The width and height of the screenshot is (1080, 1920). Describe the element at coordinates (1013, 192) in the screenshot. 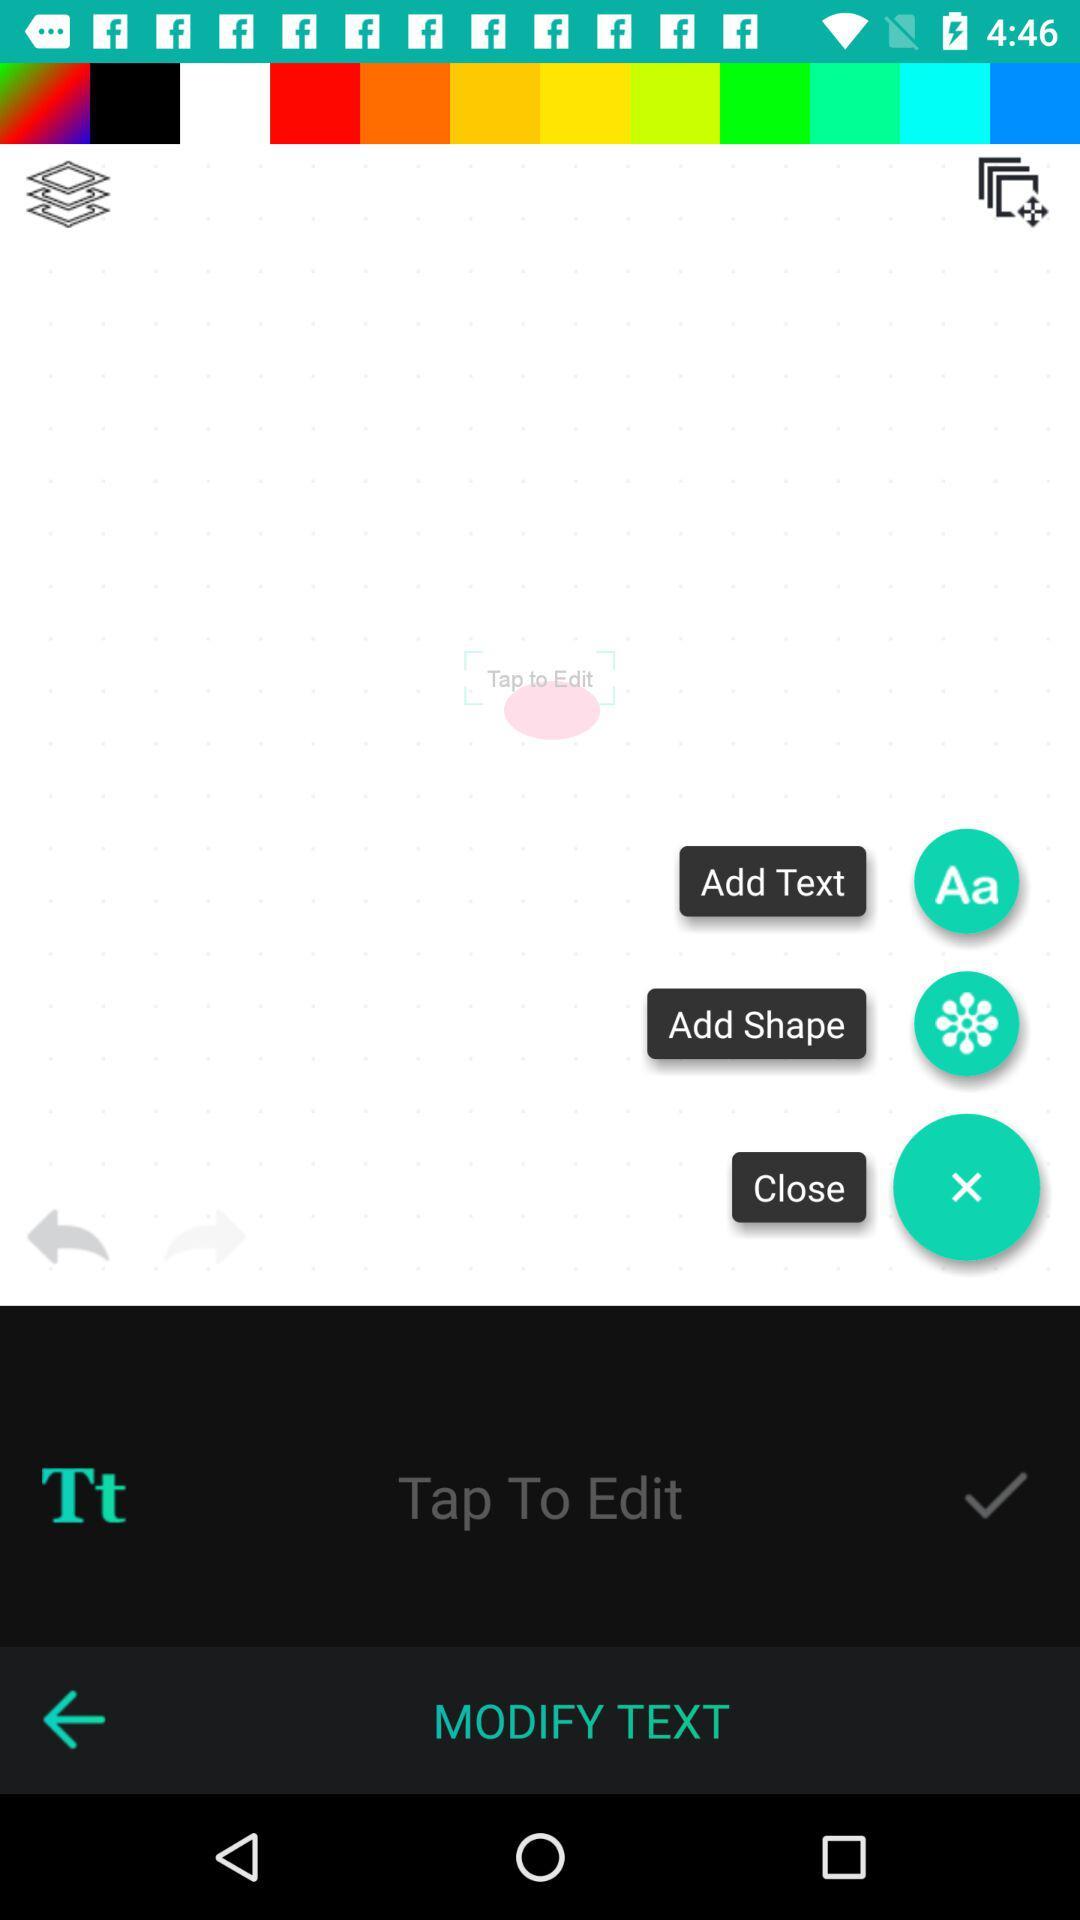

I see `open the tab` at that location.